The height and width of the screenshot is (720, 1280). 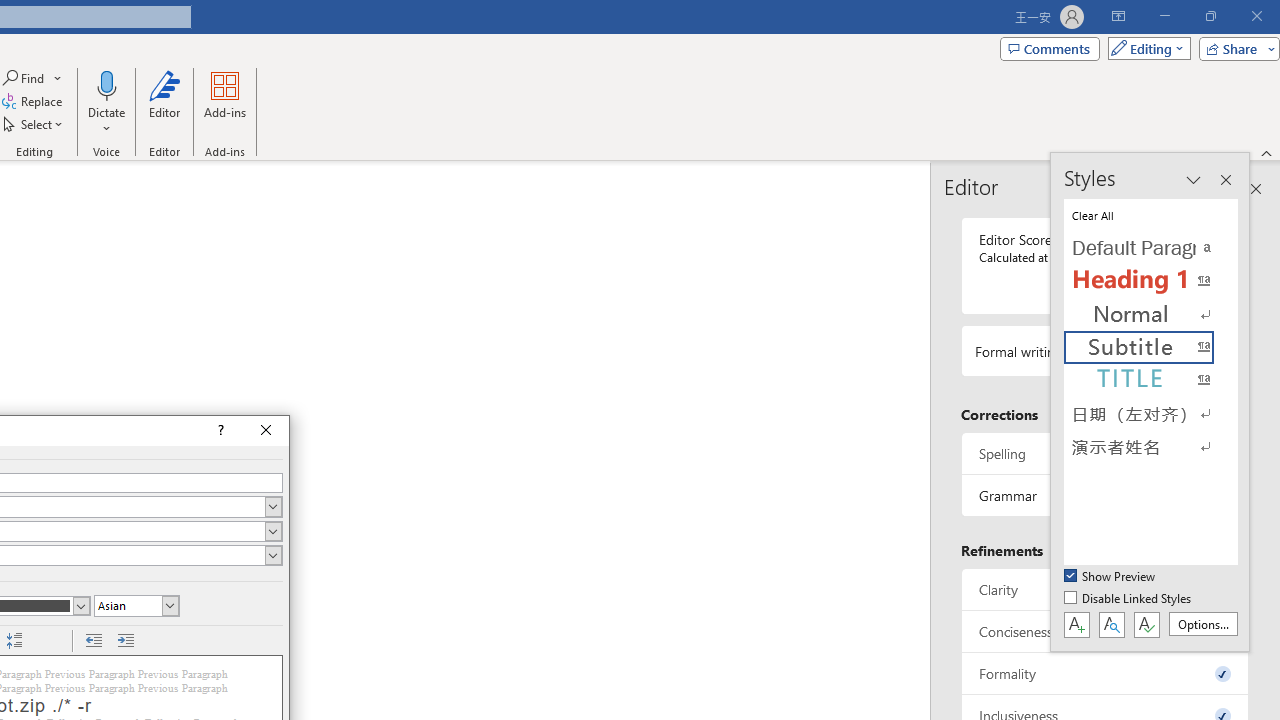 What do you see at coordinates (135, 604) in the screenshot?
I see `'Formatting script'` at bounding box center [135, 604].